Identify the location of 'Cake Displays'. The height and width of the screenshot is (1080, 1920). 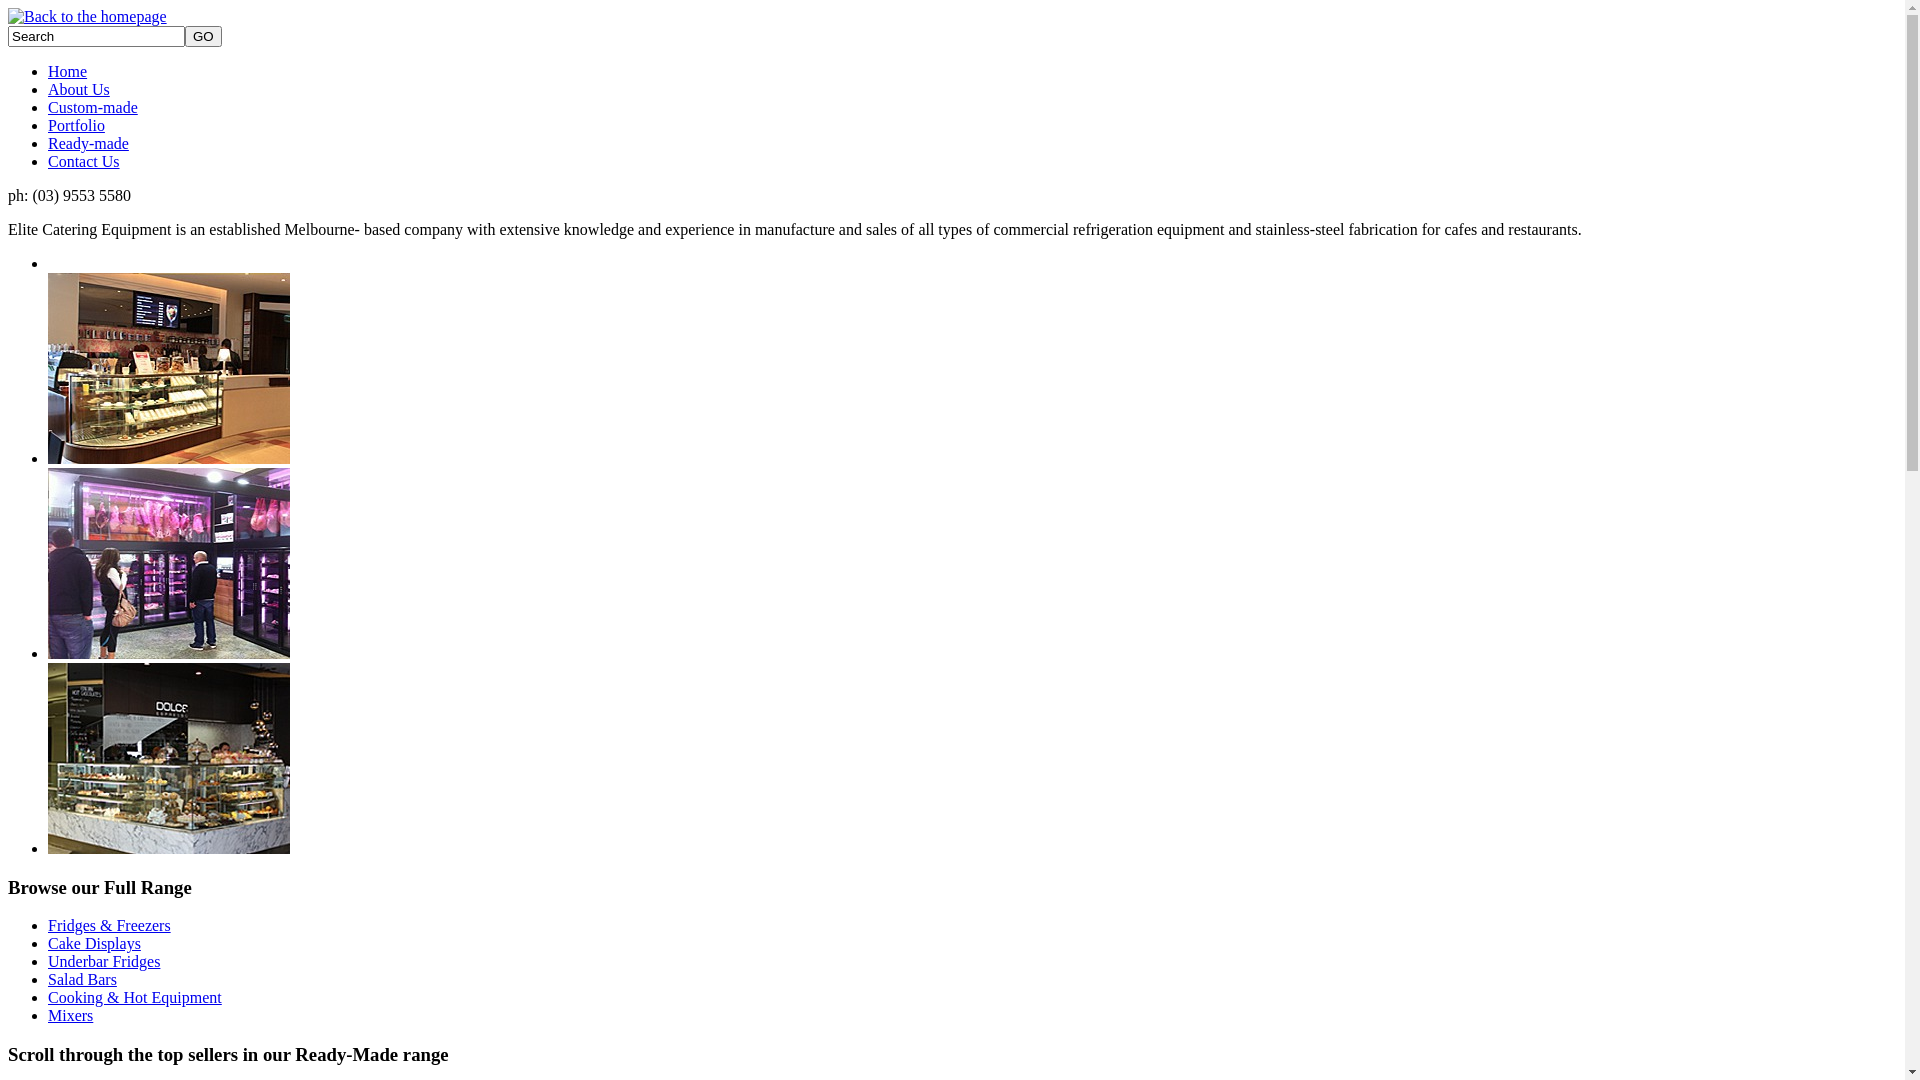
(93, 943).